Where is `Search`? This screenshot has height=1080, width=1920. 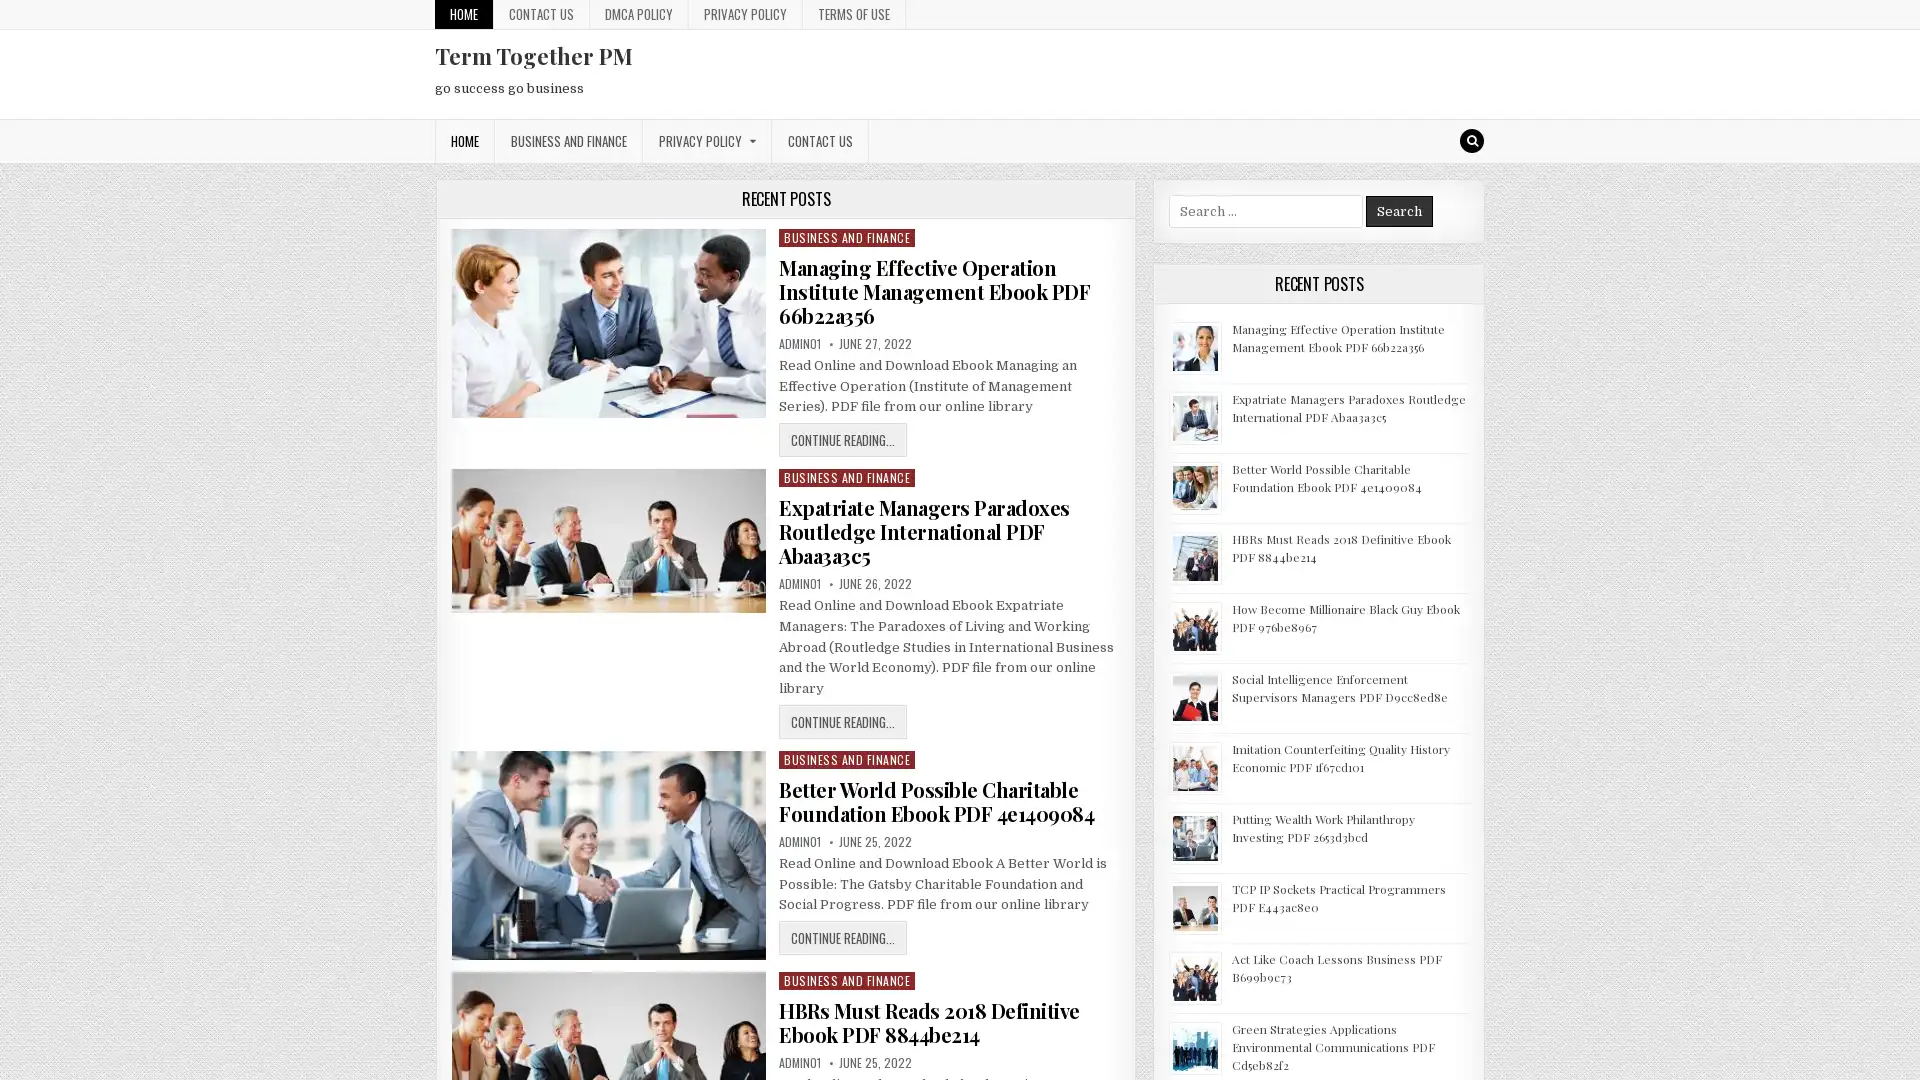
Search is located at coordinates (1398, 211).